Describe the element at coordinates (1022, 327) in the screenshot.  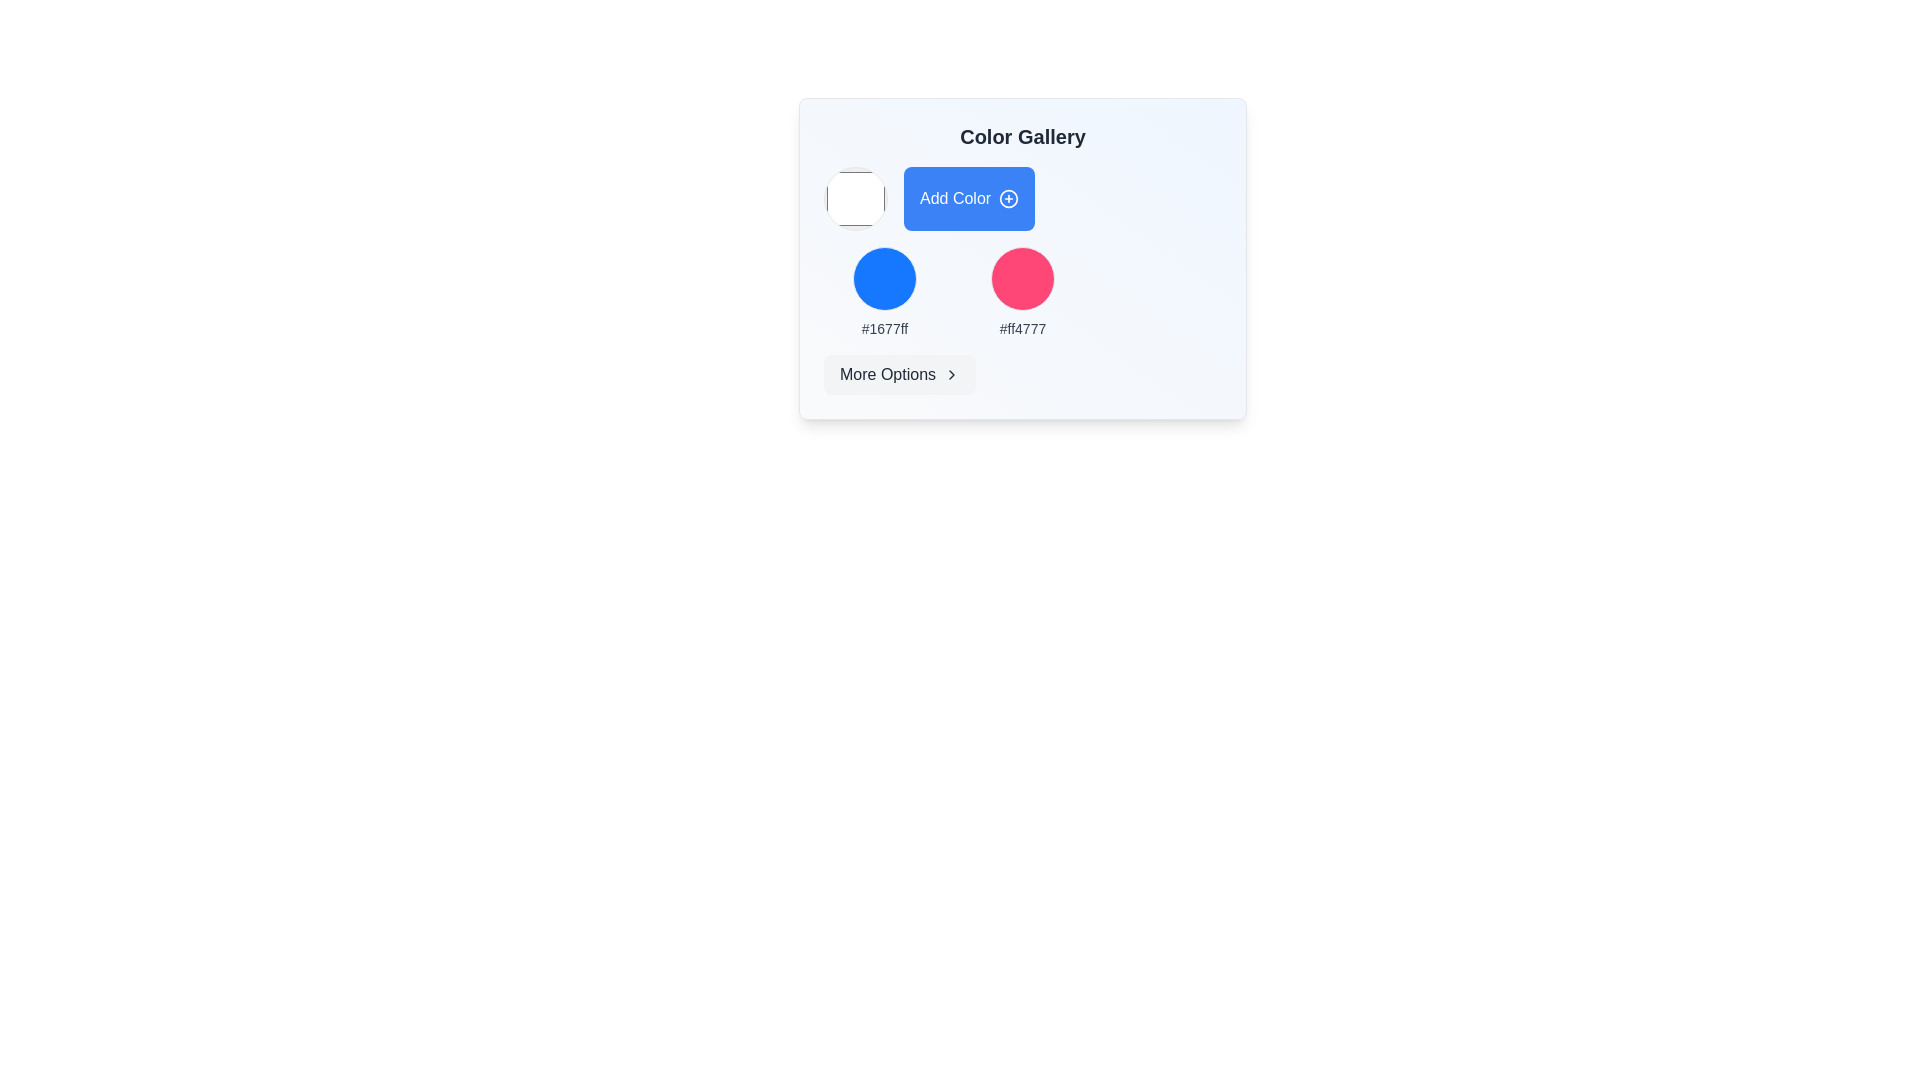
I see `the text displaying the color code '#ff4777', which is styled with a small font size and medium weight, located below a pink circular color swatch` at that location.